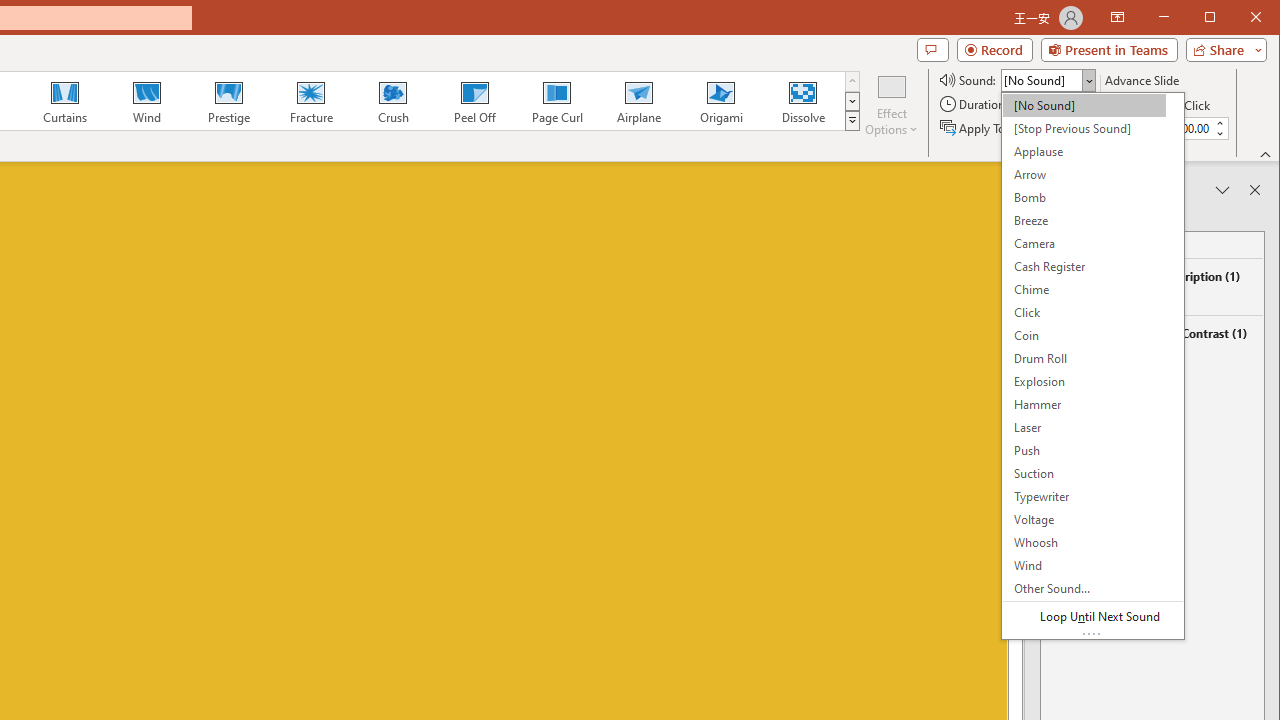 The width and height of the screenshot is (1280, 720). I want to click on 'Curtains', so click(65, 100).